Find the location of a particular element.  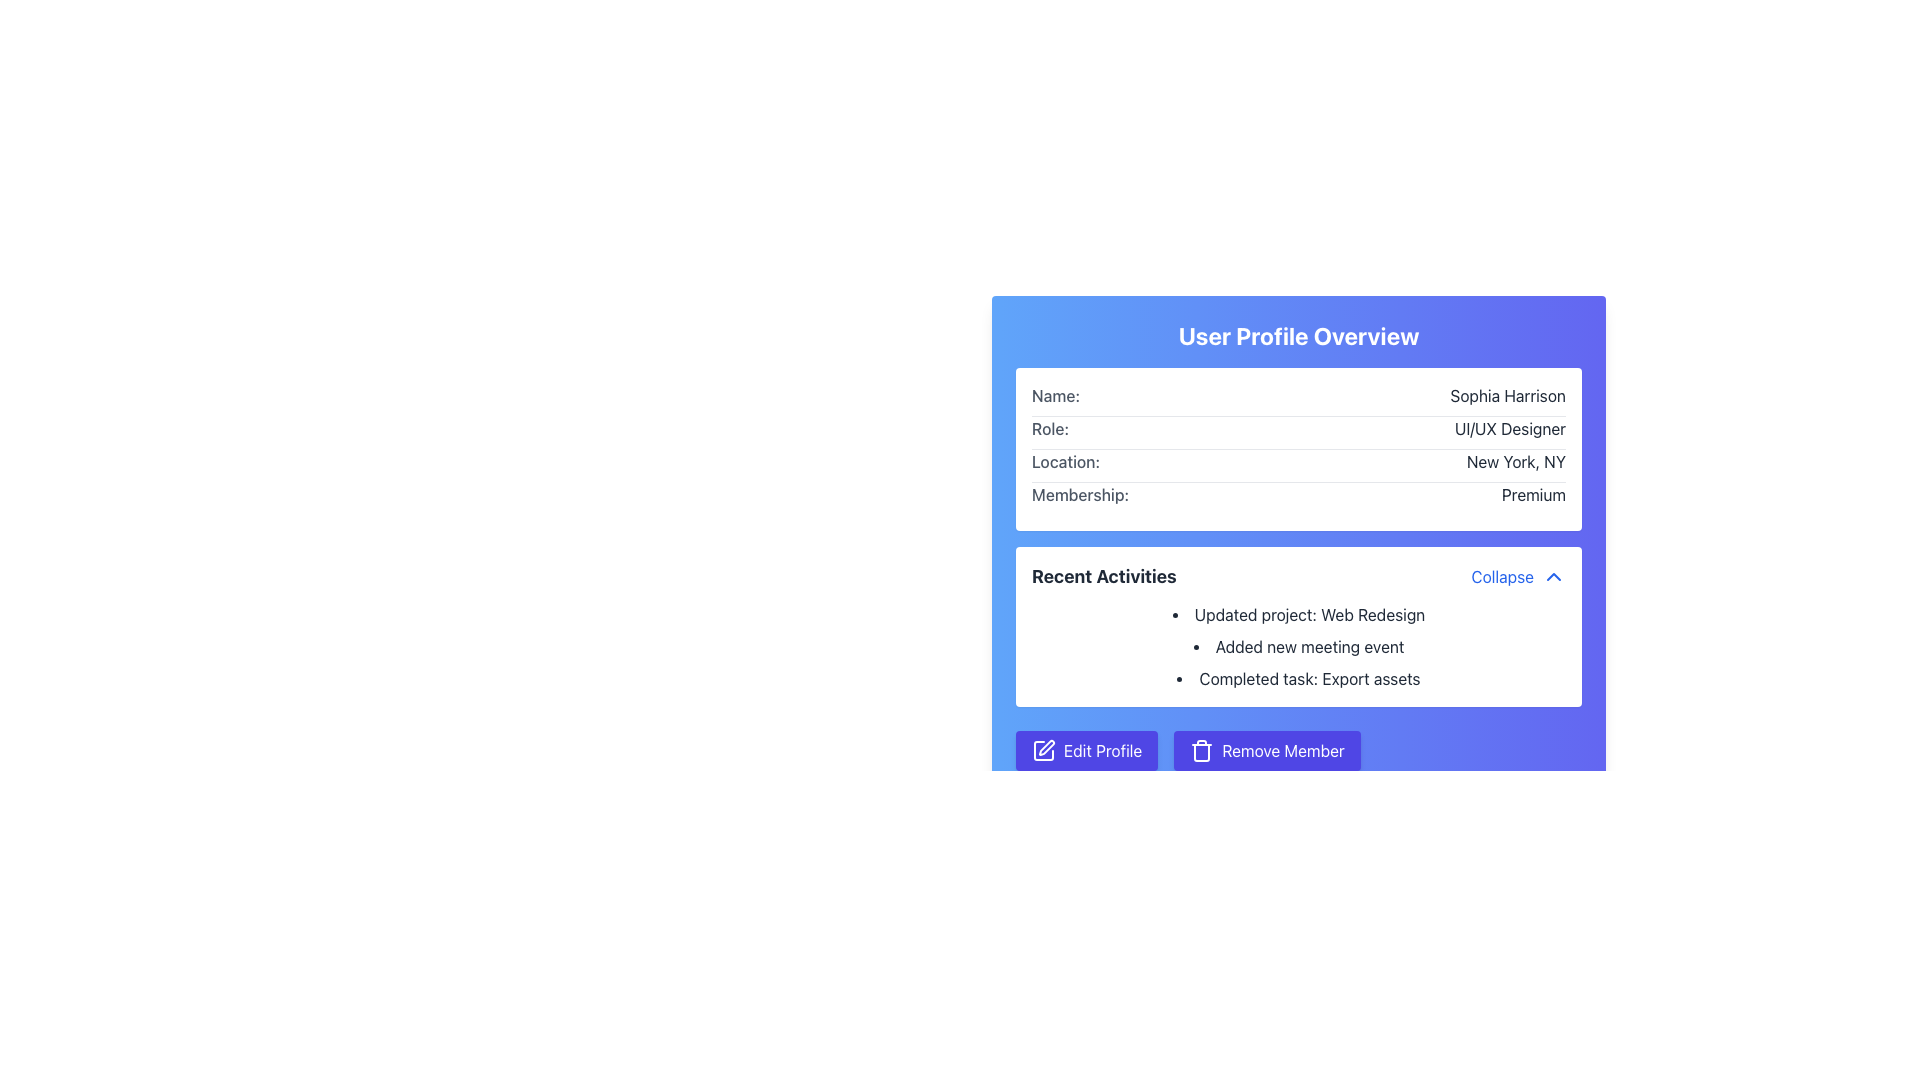

the toggle button on the far right of the 'Recent Activities' section is located at coordinates (1518, 577).